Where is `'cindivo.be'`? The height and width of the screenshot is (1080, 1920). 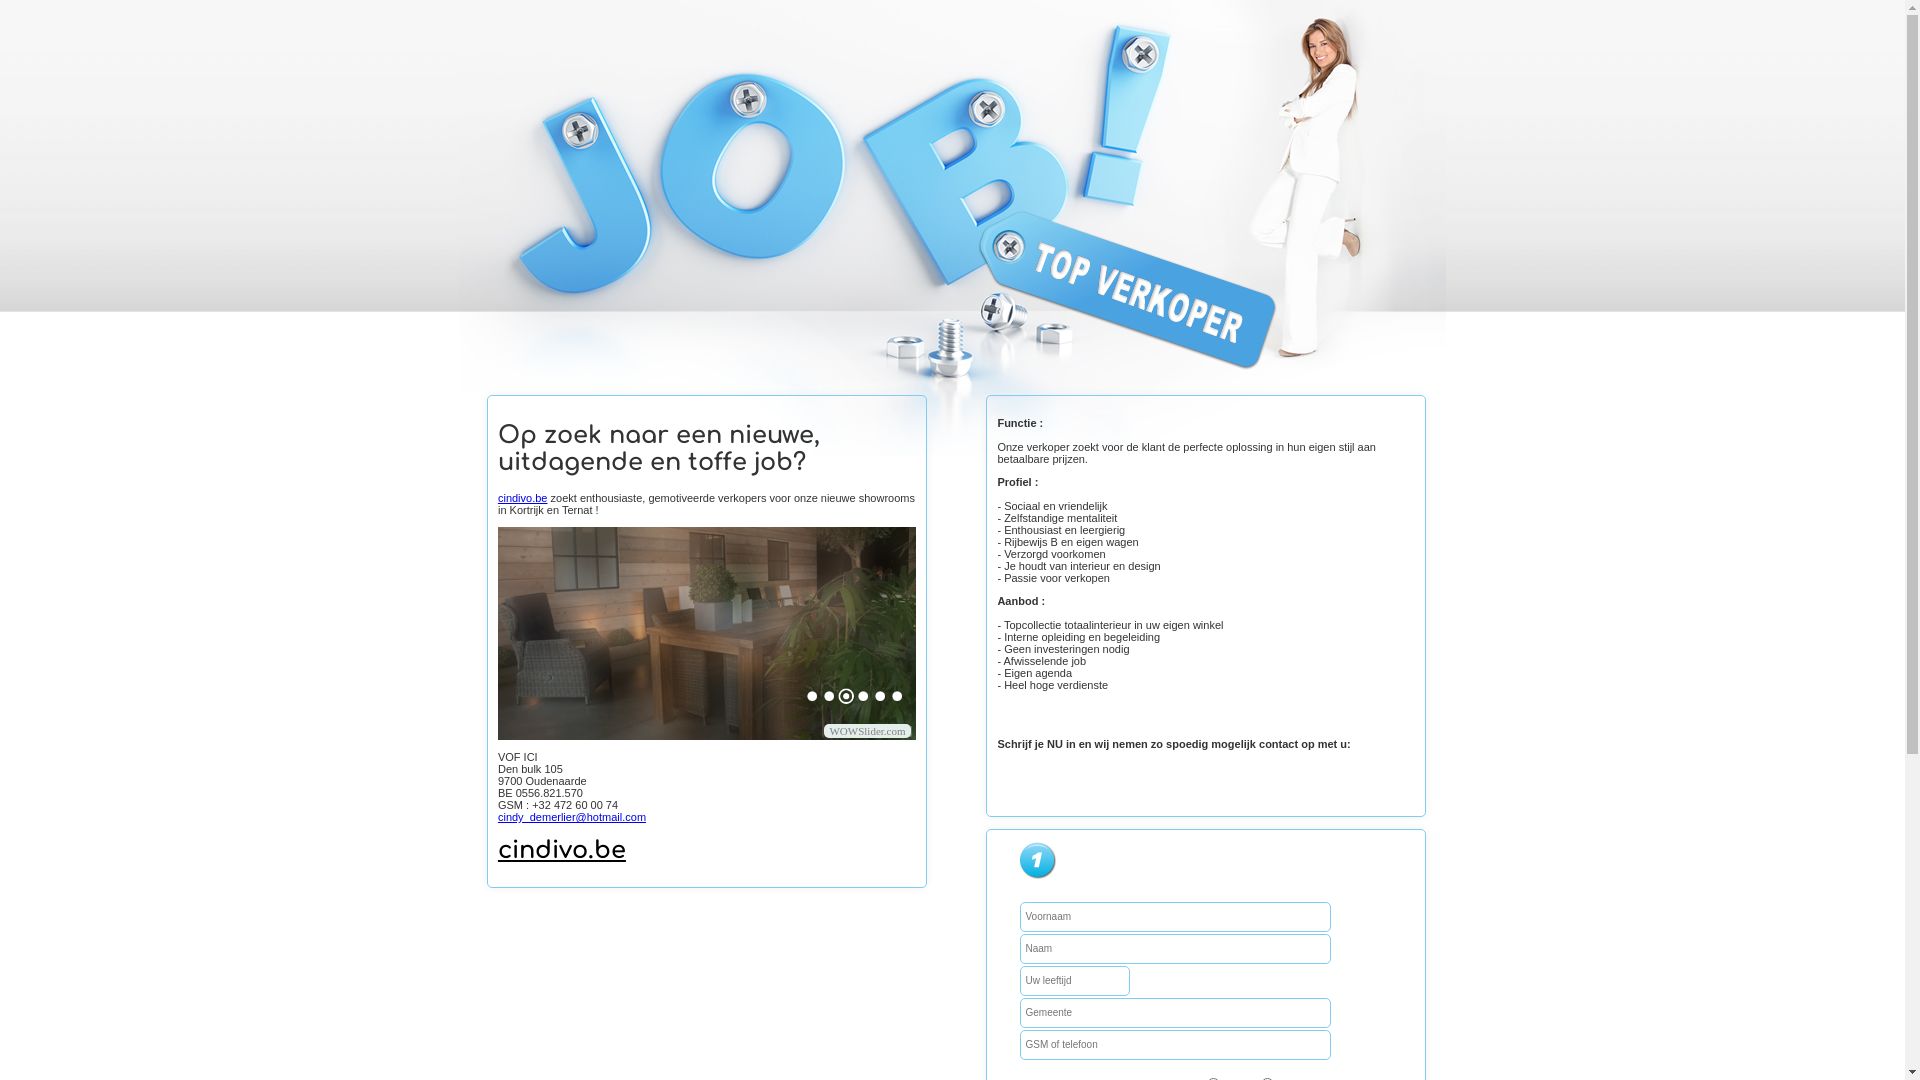
'cindivo.be' is located at coordinates (523, 496).